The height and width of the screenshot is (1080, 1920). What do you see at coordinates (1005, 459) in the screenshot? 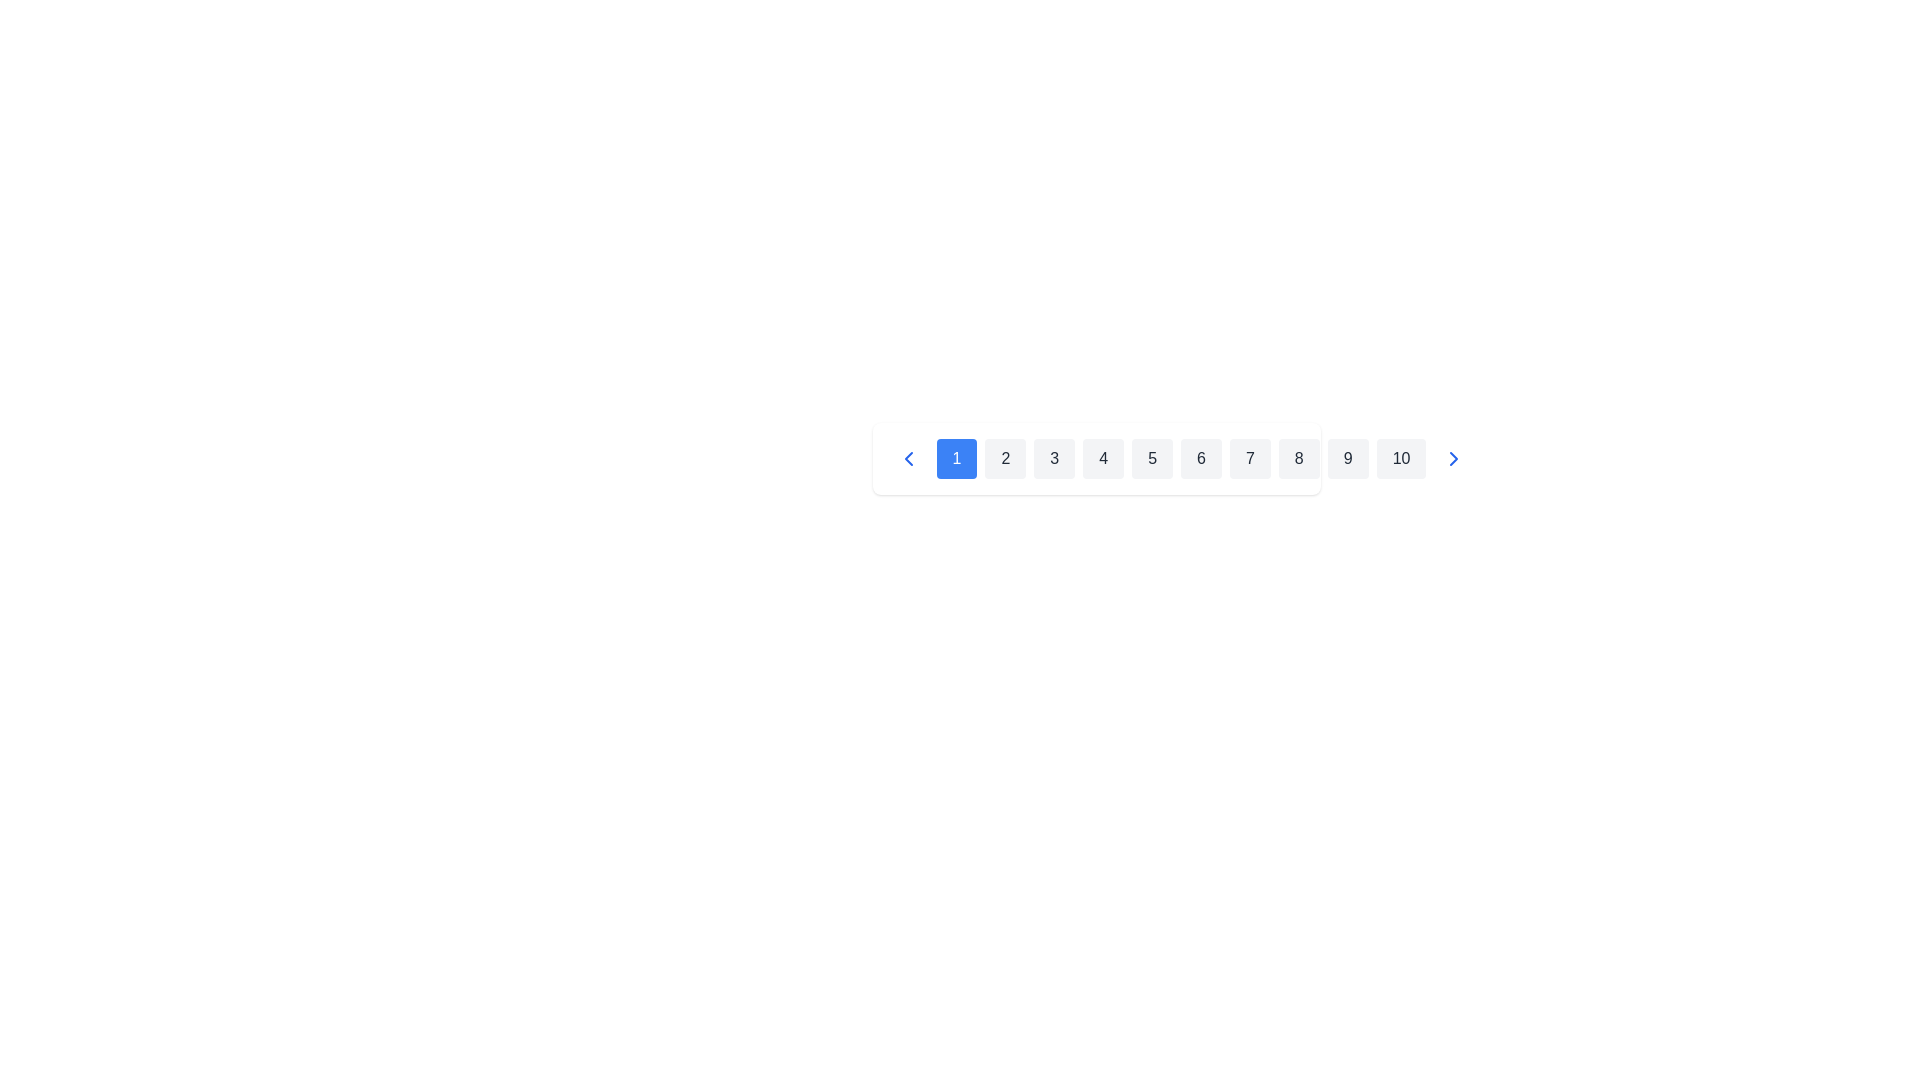
I see `the second button in the pagination system` at bounding box center [1005, 459].